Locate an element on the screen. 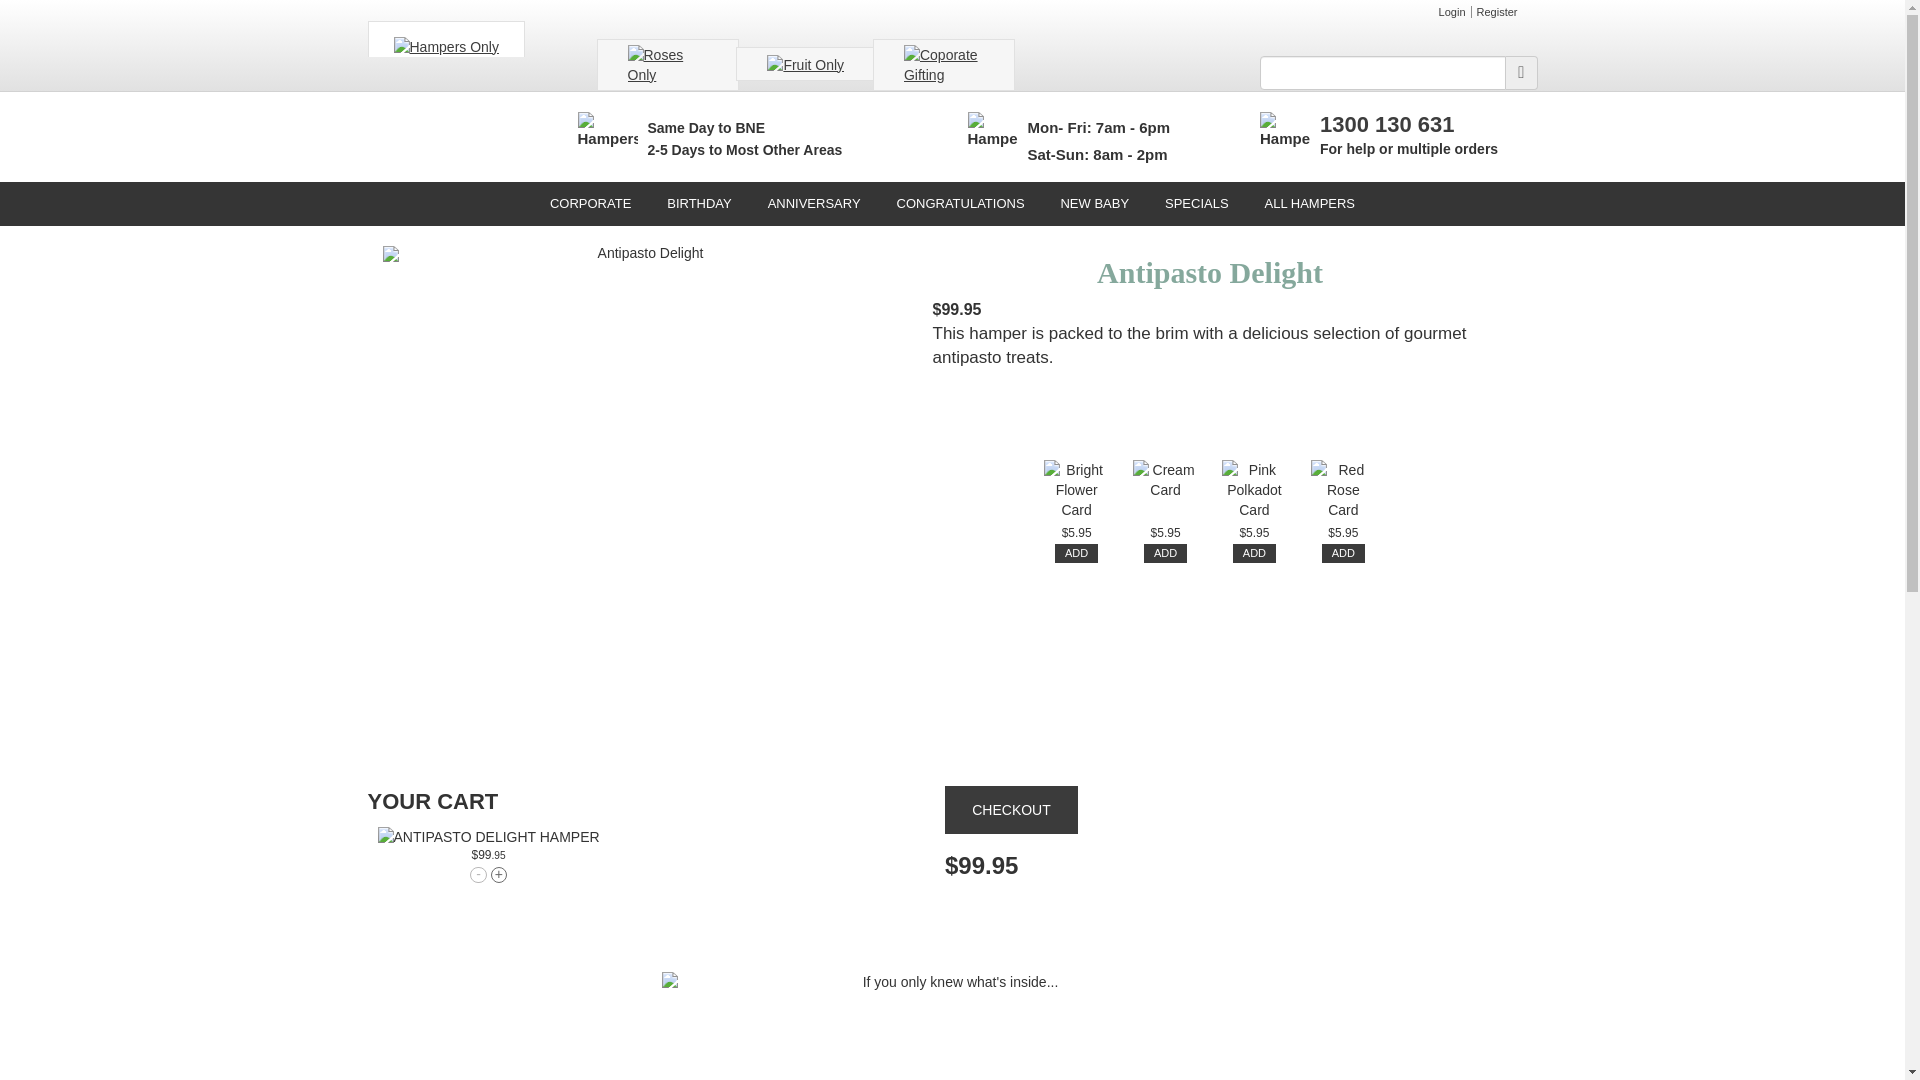  'ALL HAMPERS' is located at coordinates (1309, 204).